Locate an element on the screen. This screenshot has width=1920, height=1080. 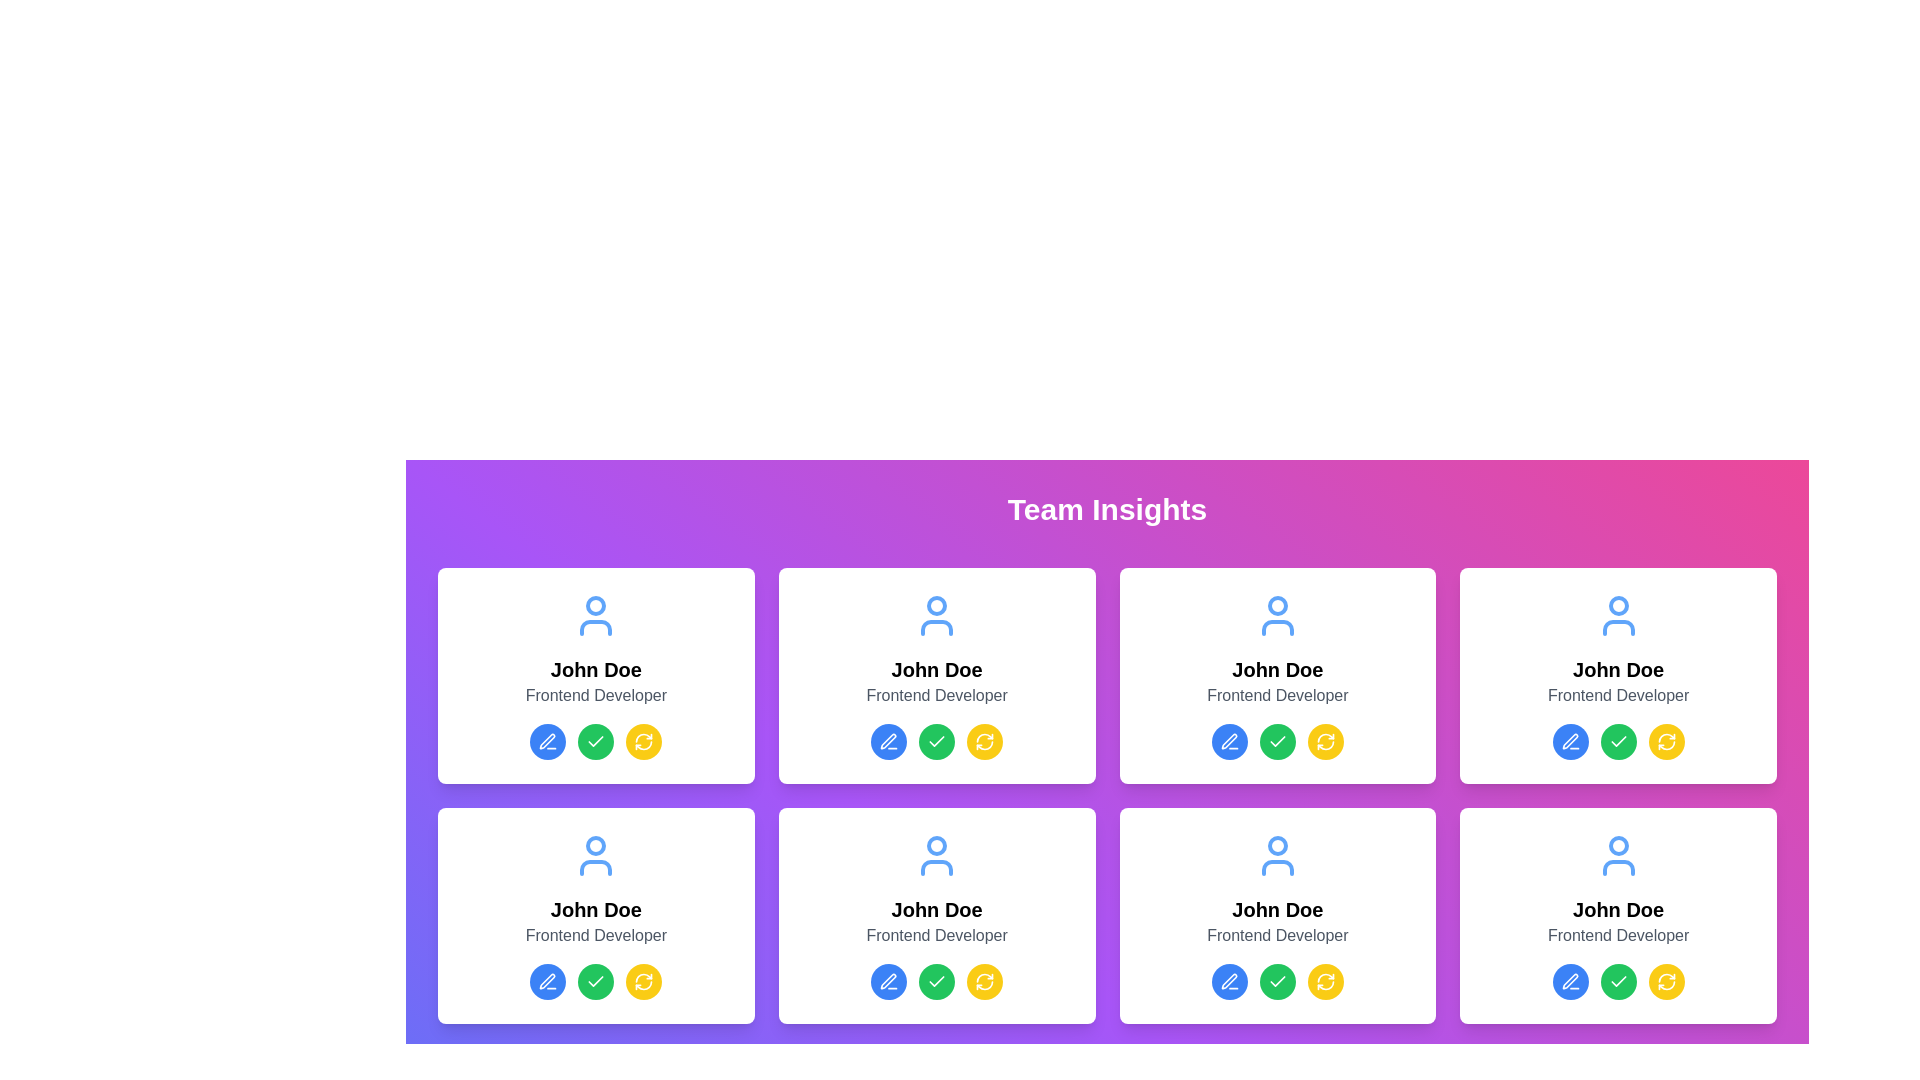
the circular icon with a green background and white checkmark, located in the second card's bottom button row, positioned between the blue edit icon and yellow refresh icon is located at coordinates (1276, 741).